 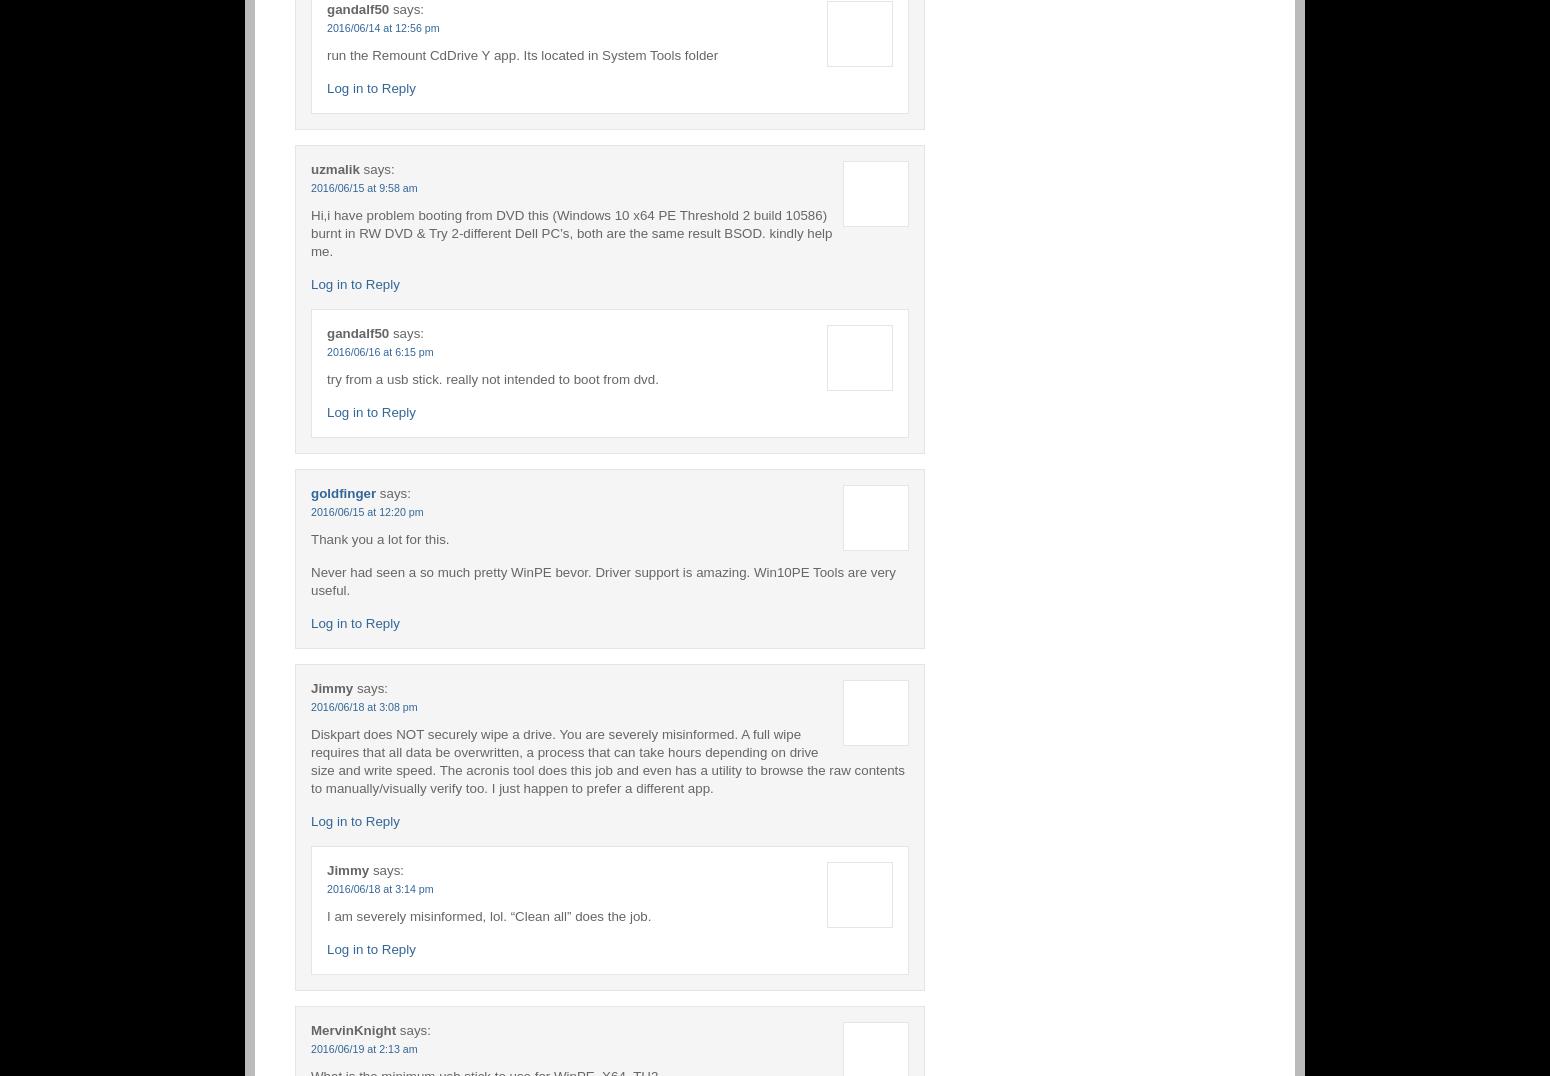 I want to click on 'Never had seen a so much pretty WinPE bevor. Driver support is amazing.  Win10PE Tools are very useful.', so click(x=310, y=579).